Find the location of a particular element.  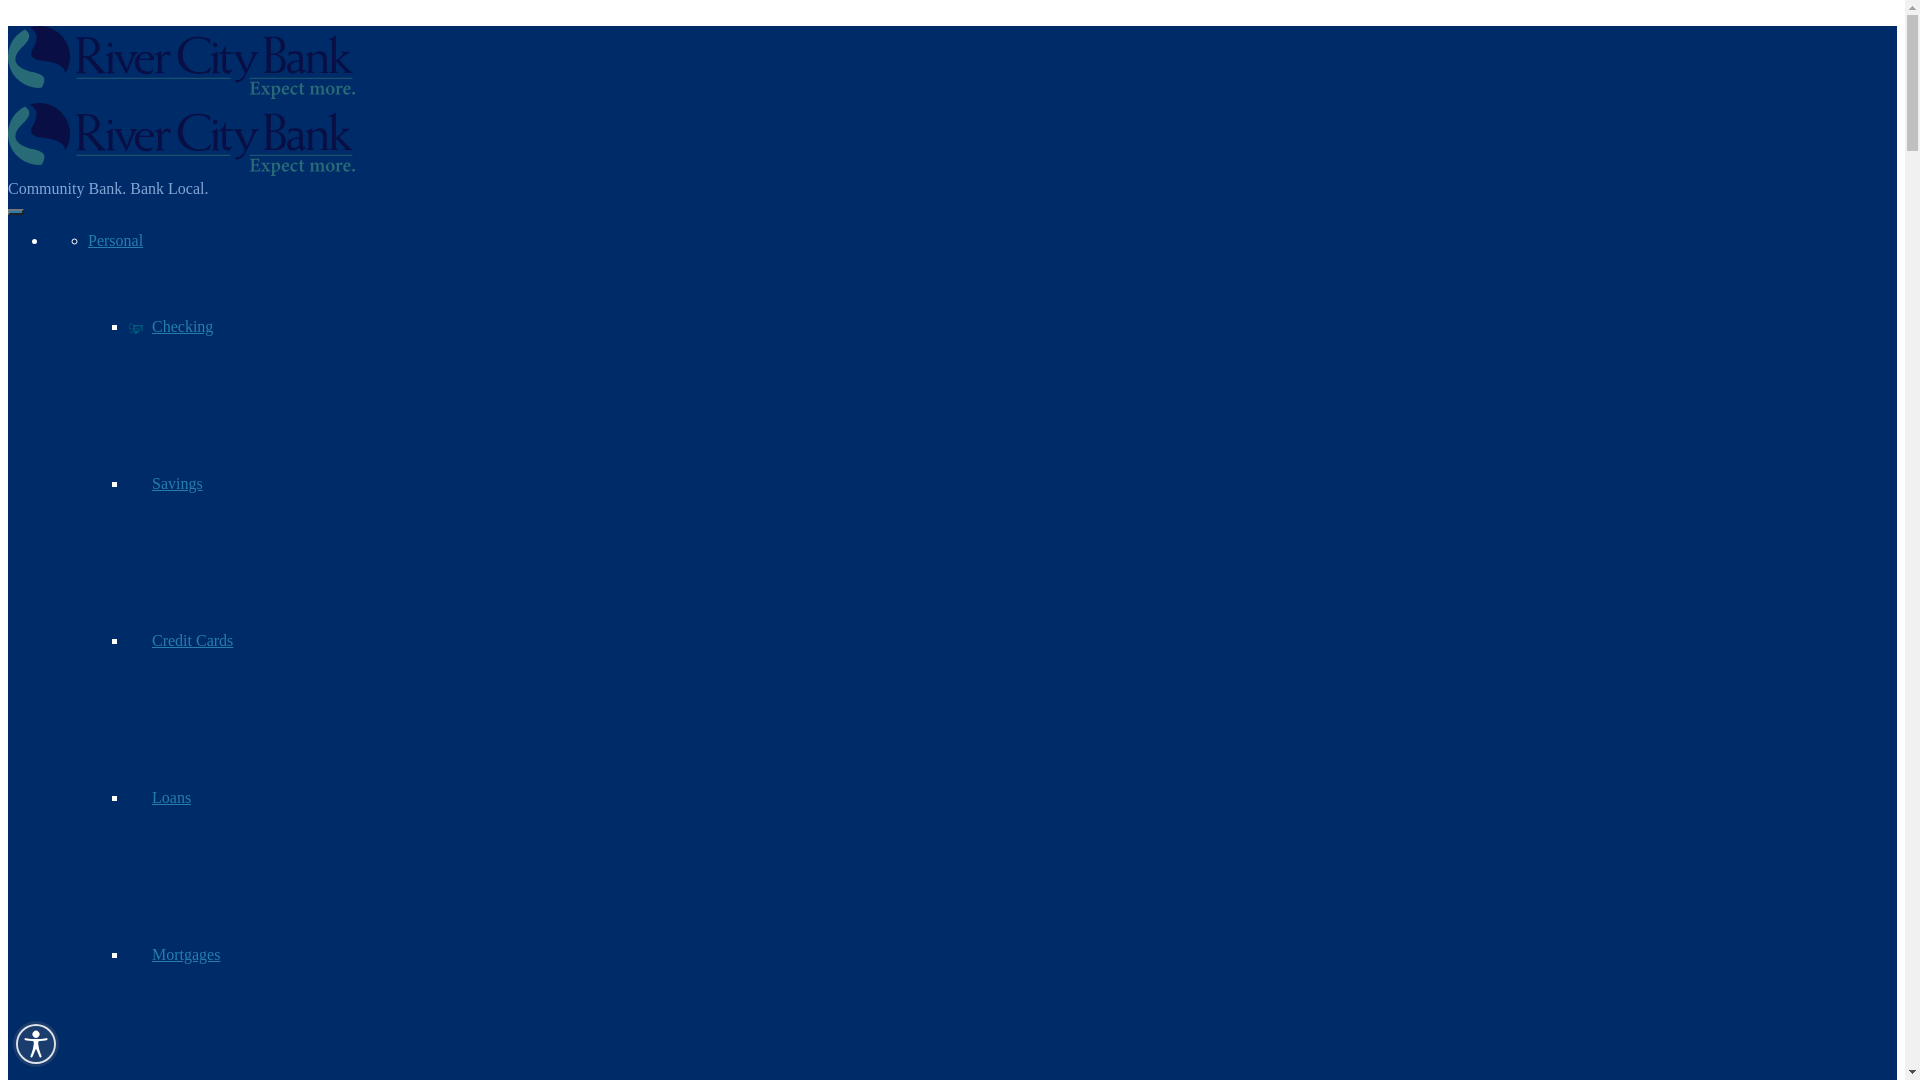

'Savings' is located at coordinates (165, 483).